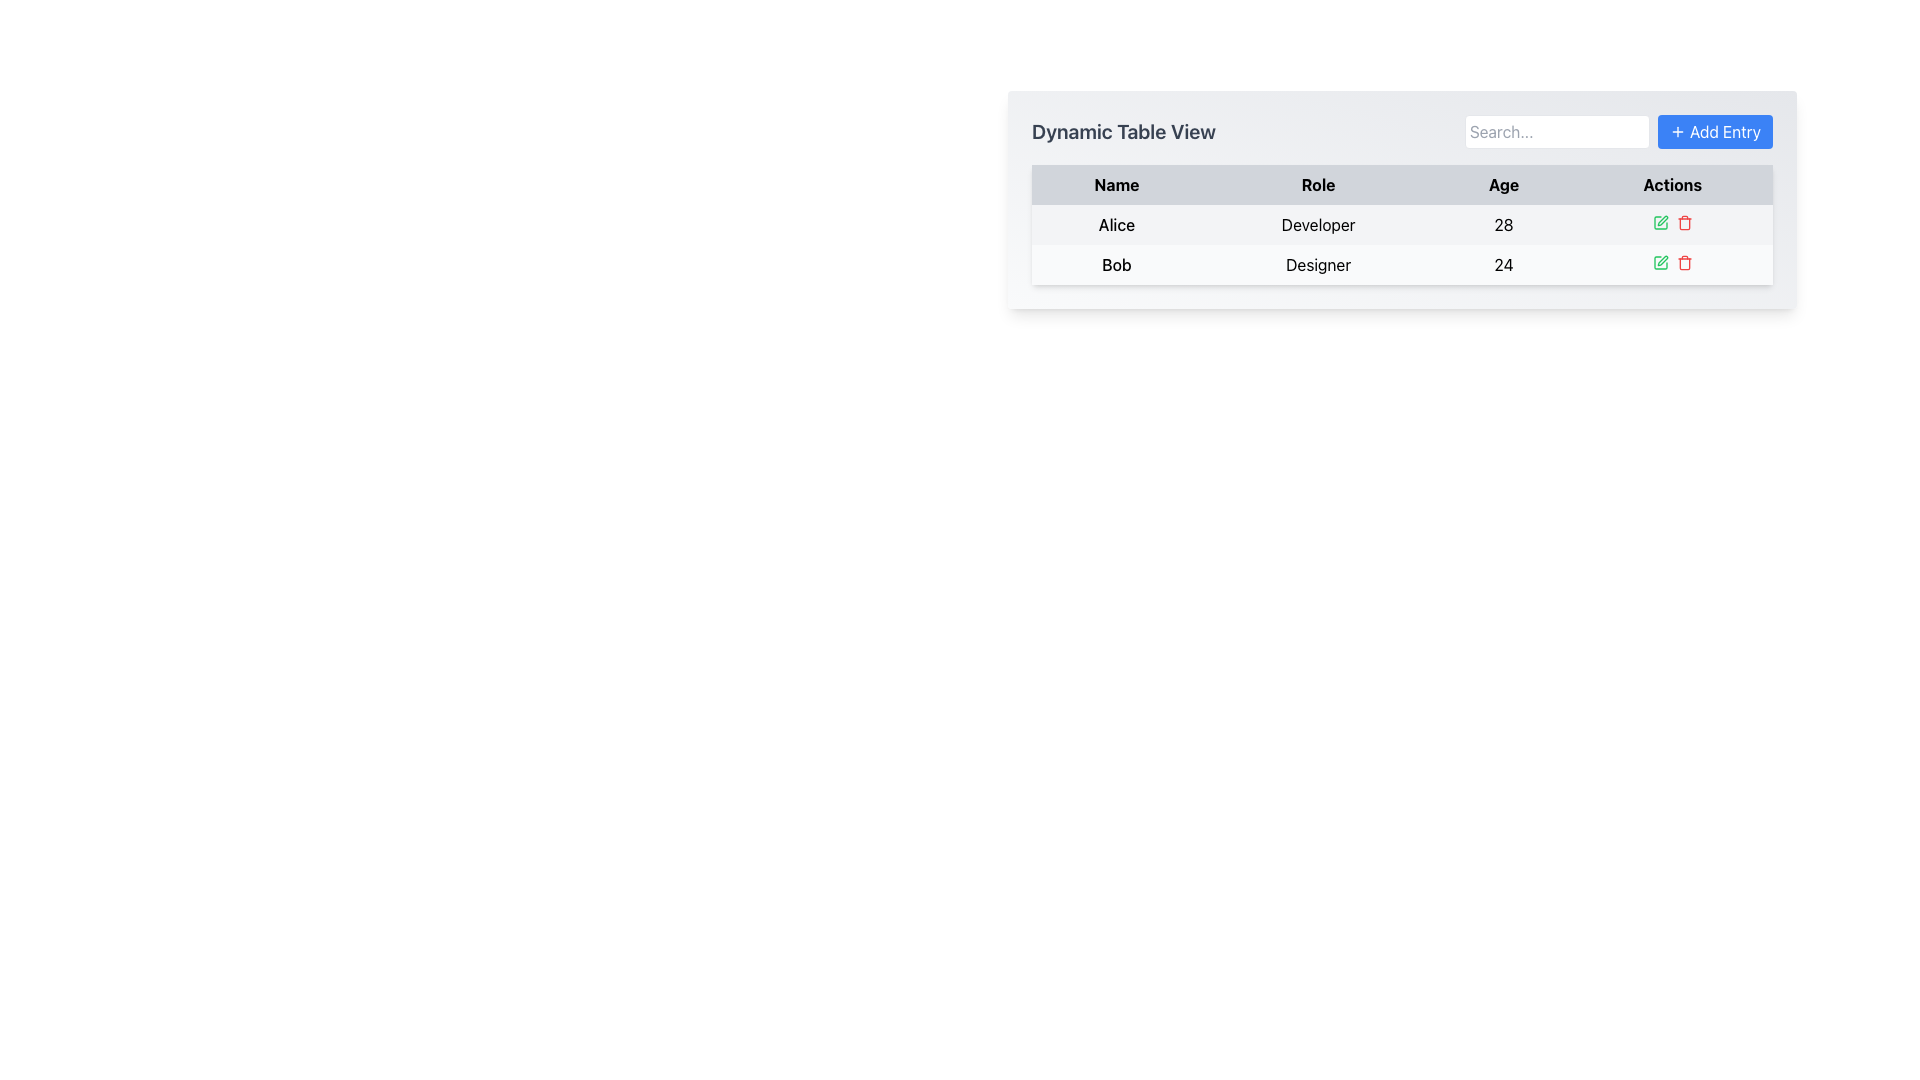 This screenshot has width=1920, height=1080. What do you see at coordinates (1662, 260) in the screenshot?
I see `the edit icon located in the 'Actions' column of the second row of the table, which is next to the red-colored trash bin icon` at bounding box center [1662, 260].